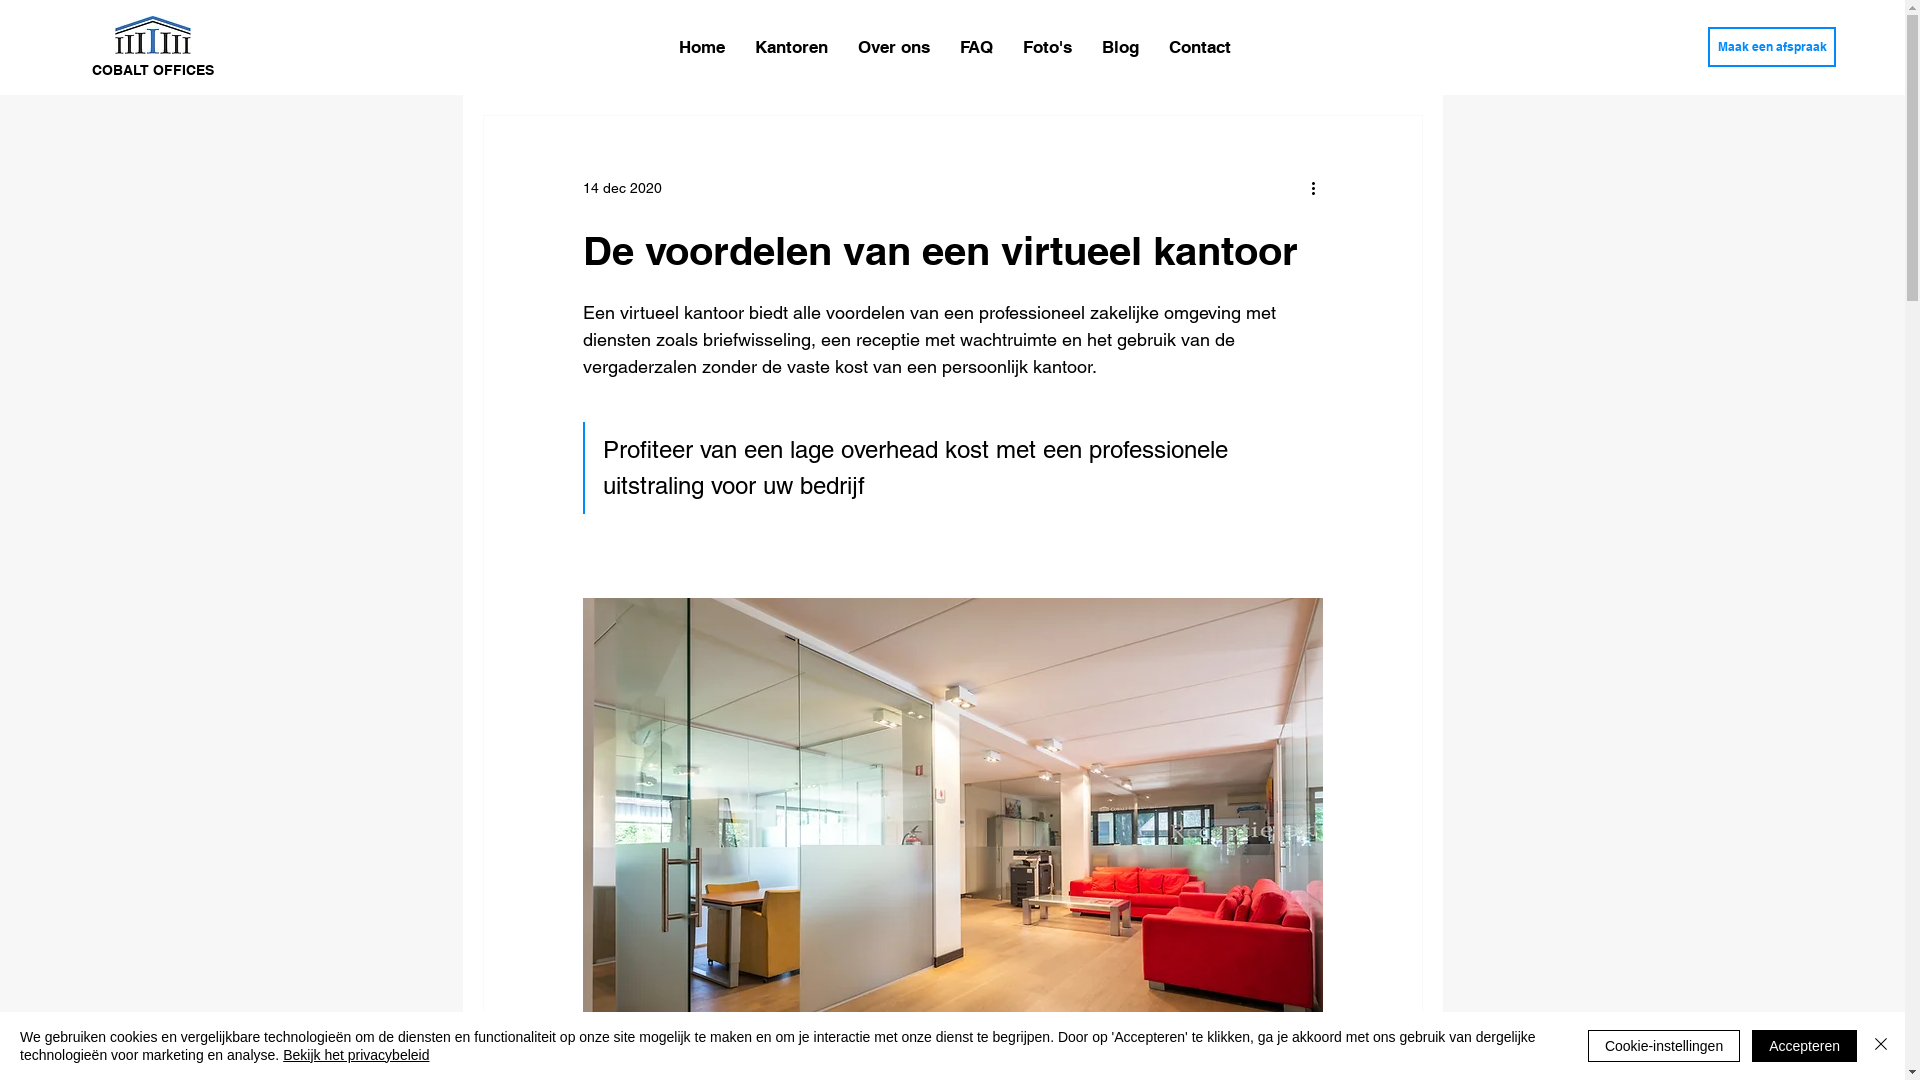  I want to click on 'Bekijk het privacybeleid', so click(355, 1054).